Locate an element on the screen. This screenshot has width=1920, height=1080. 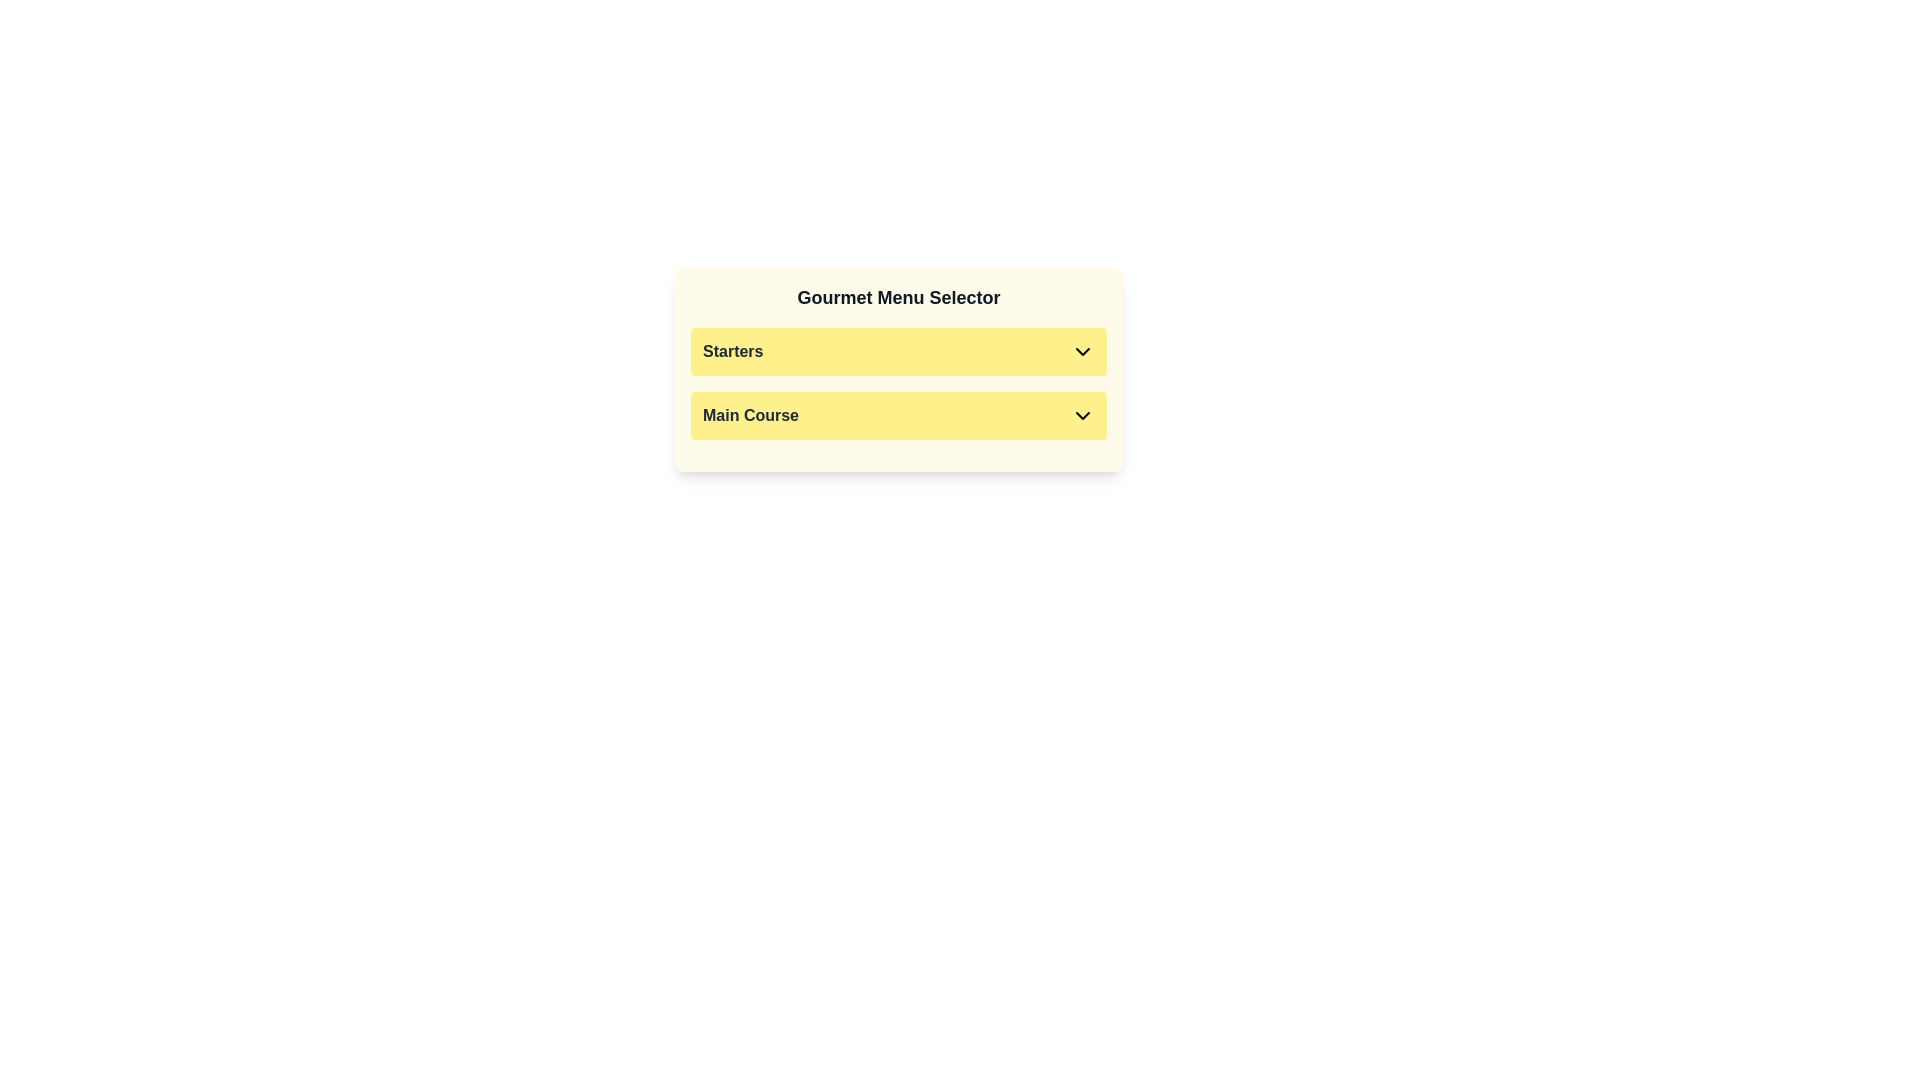
the title text element located at the top of the light yellow card, which indicates the section's content above 'Starters' and 'Main Course.' is located at coordinates (897, 297).